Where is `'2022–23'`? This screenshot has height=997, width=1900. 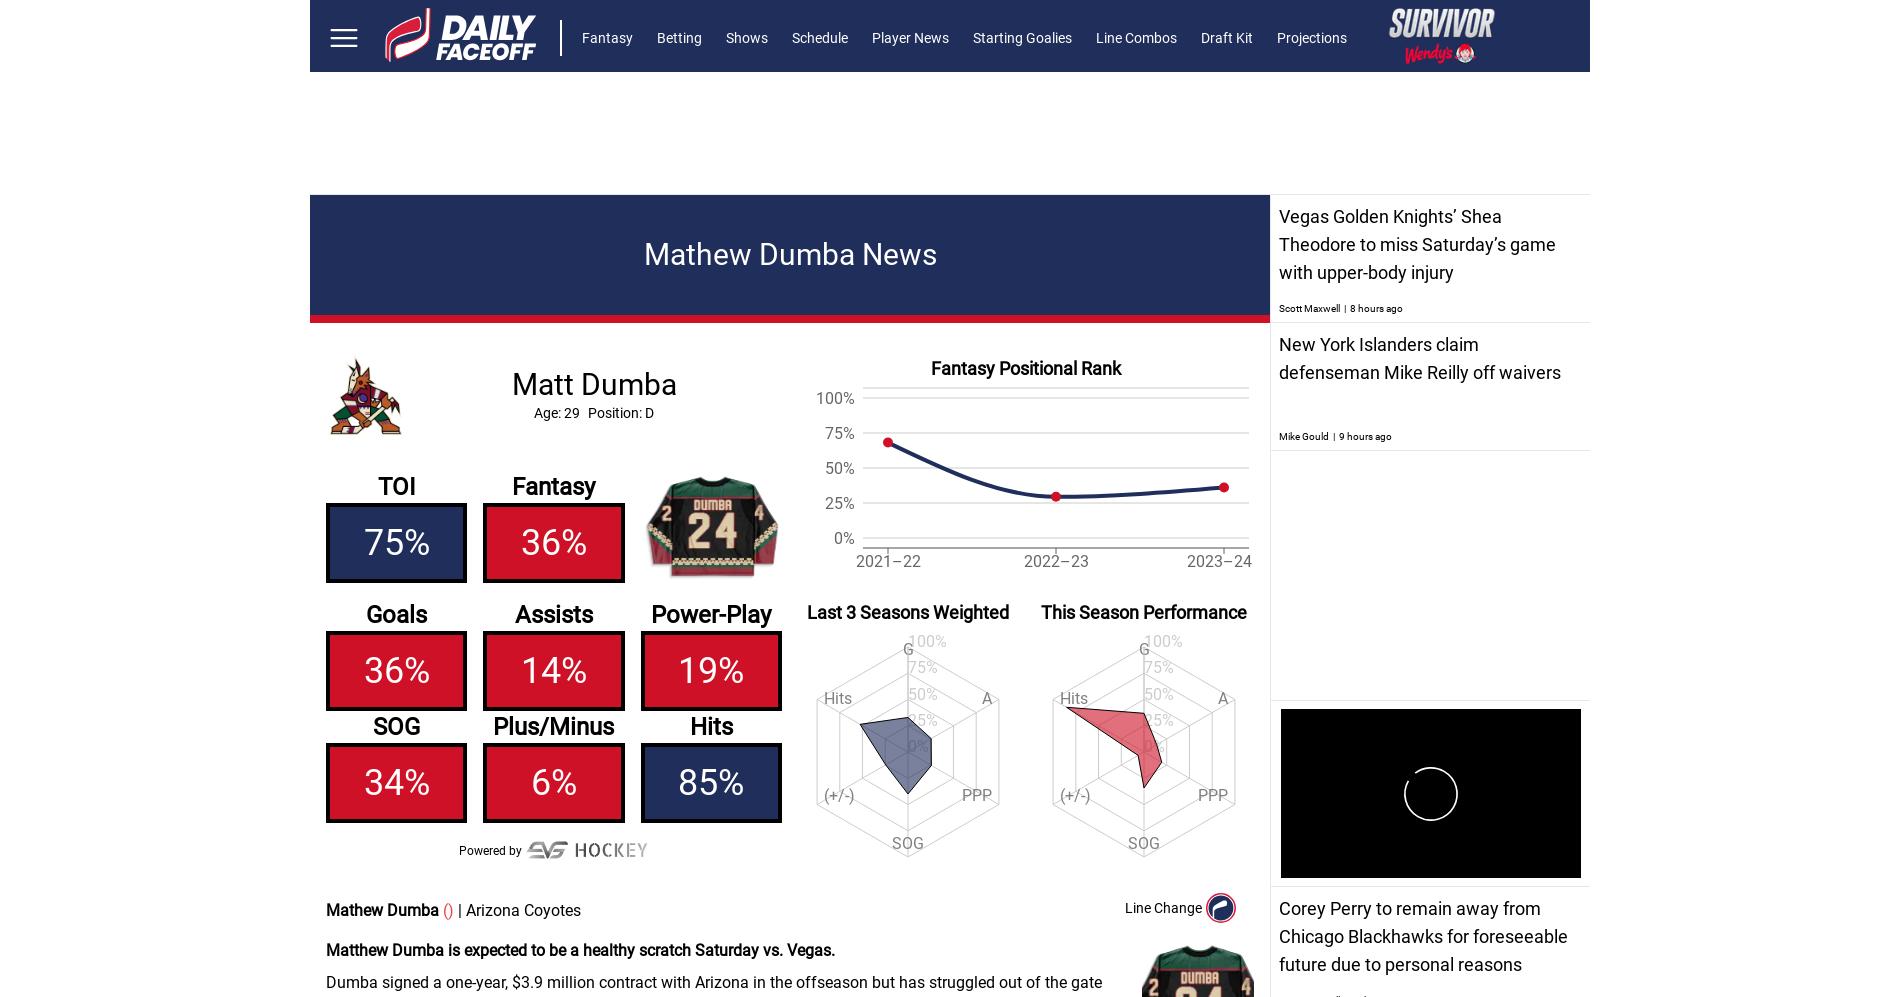 '2022–23' is located at coordinates (1055, 561).